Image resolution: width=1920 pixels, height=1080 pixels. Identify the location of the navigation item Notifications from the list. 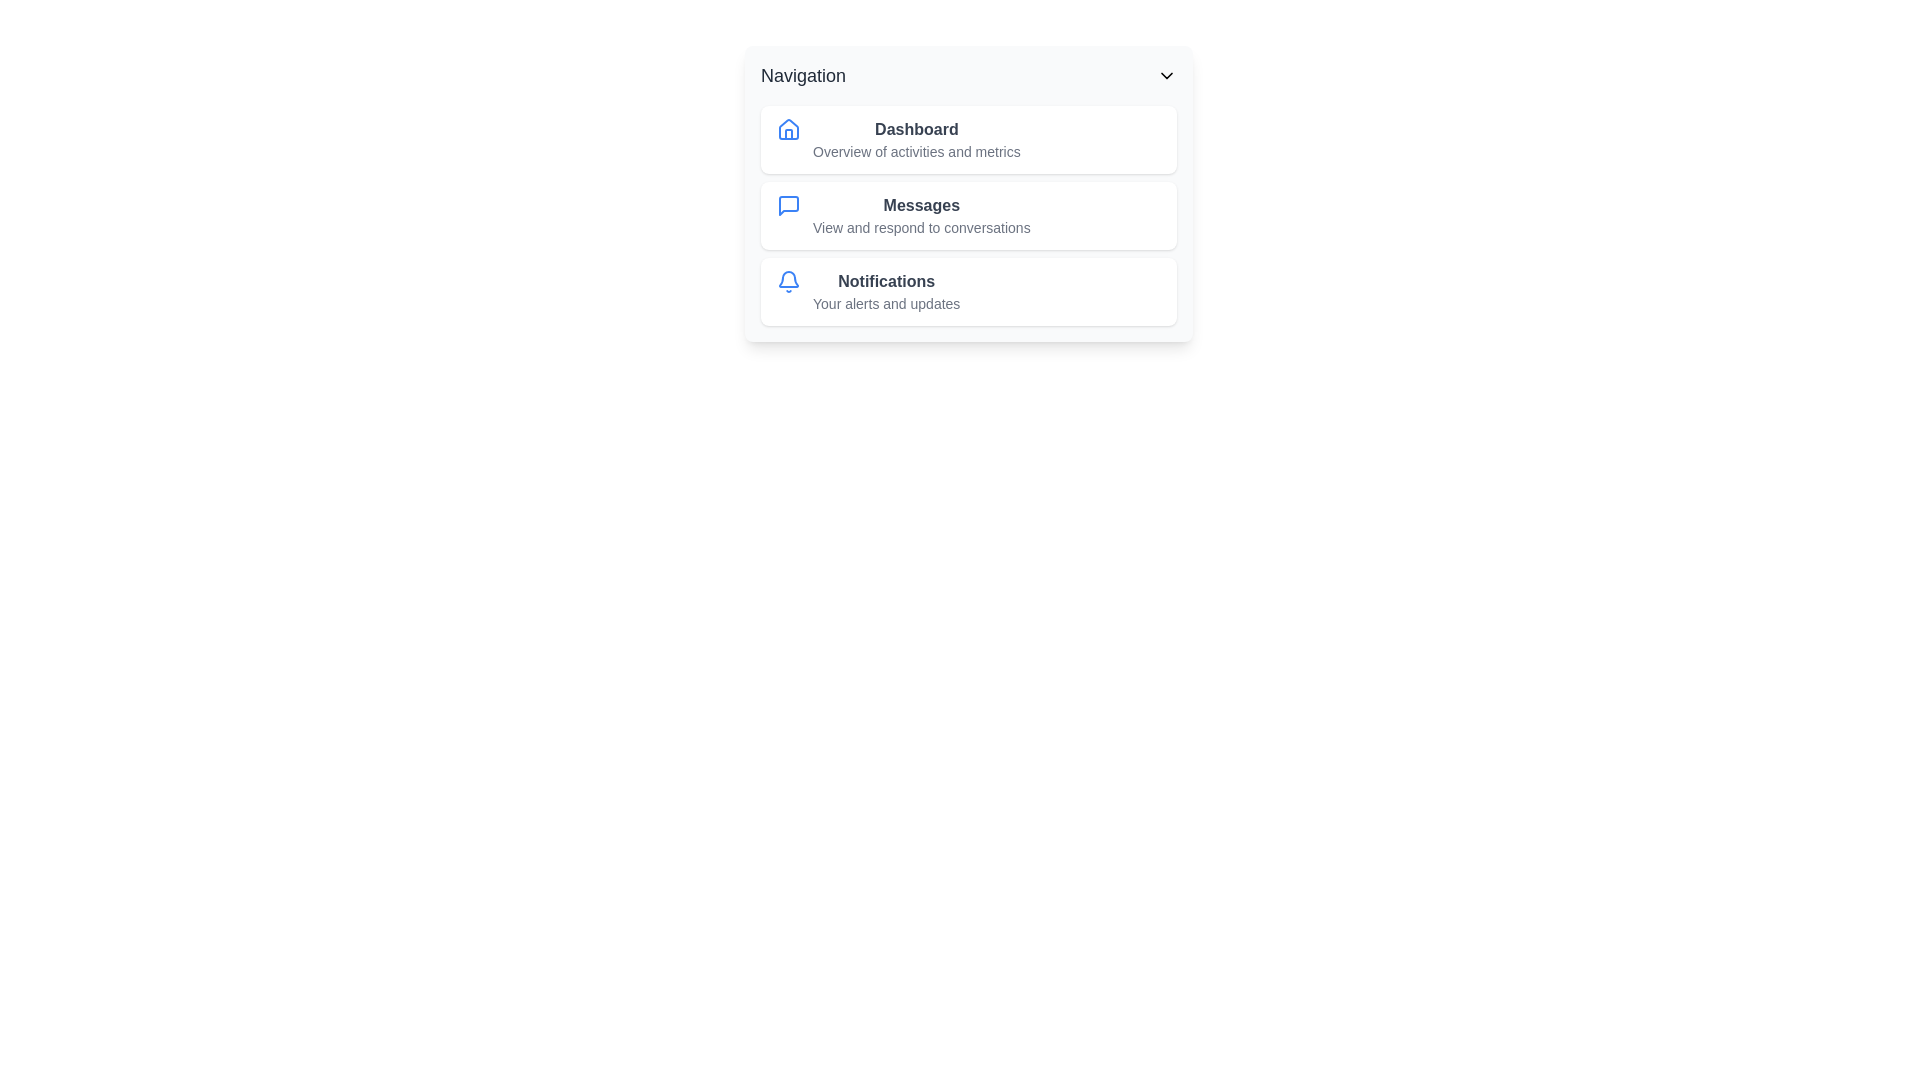
(969, 292).